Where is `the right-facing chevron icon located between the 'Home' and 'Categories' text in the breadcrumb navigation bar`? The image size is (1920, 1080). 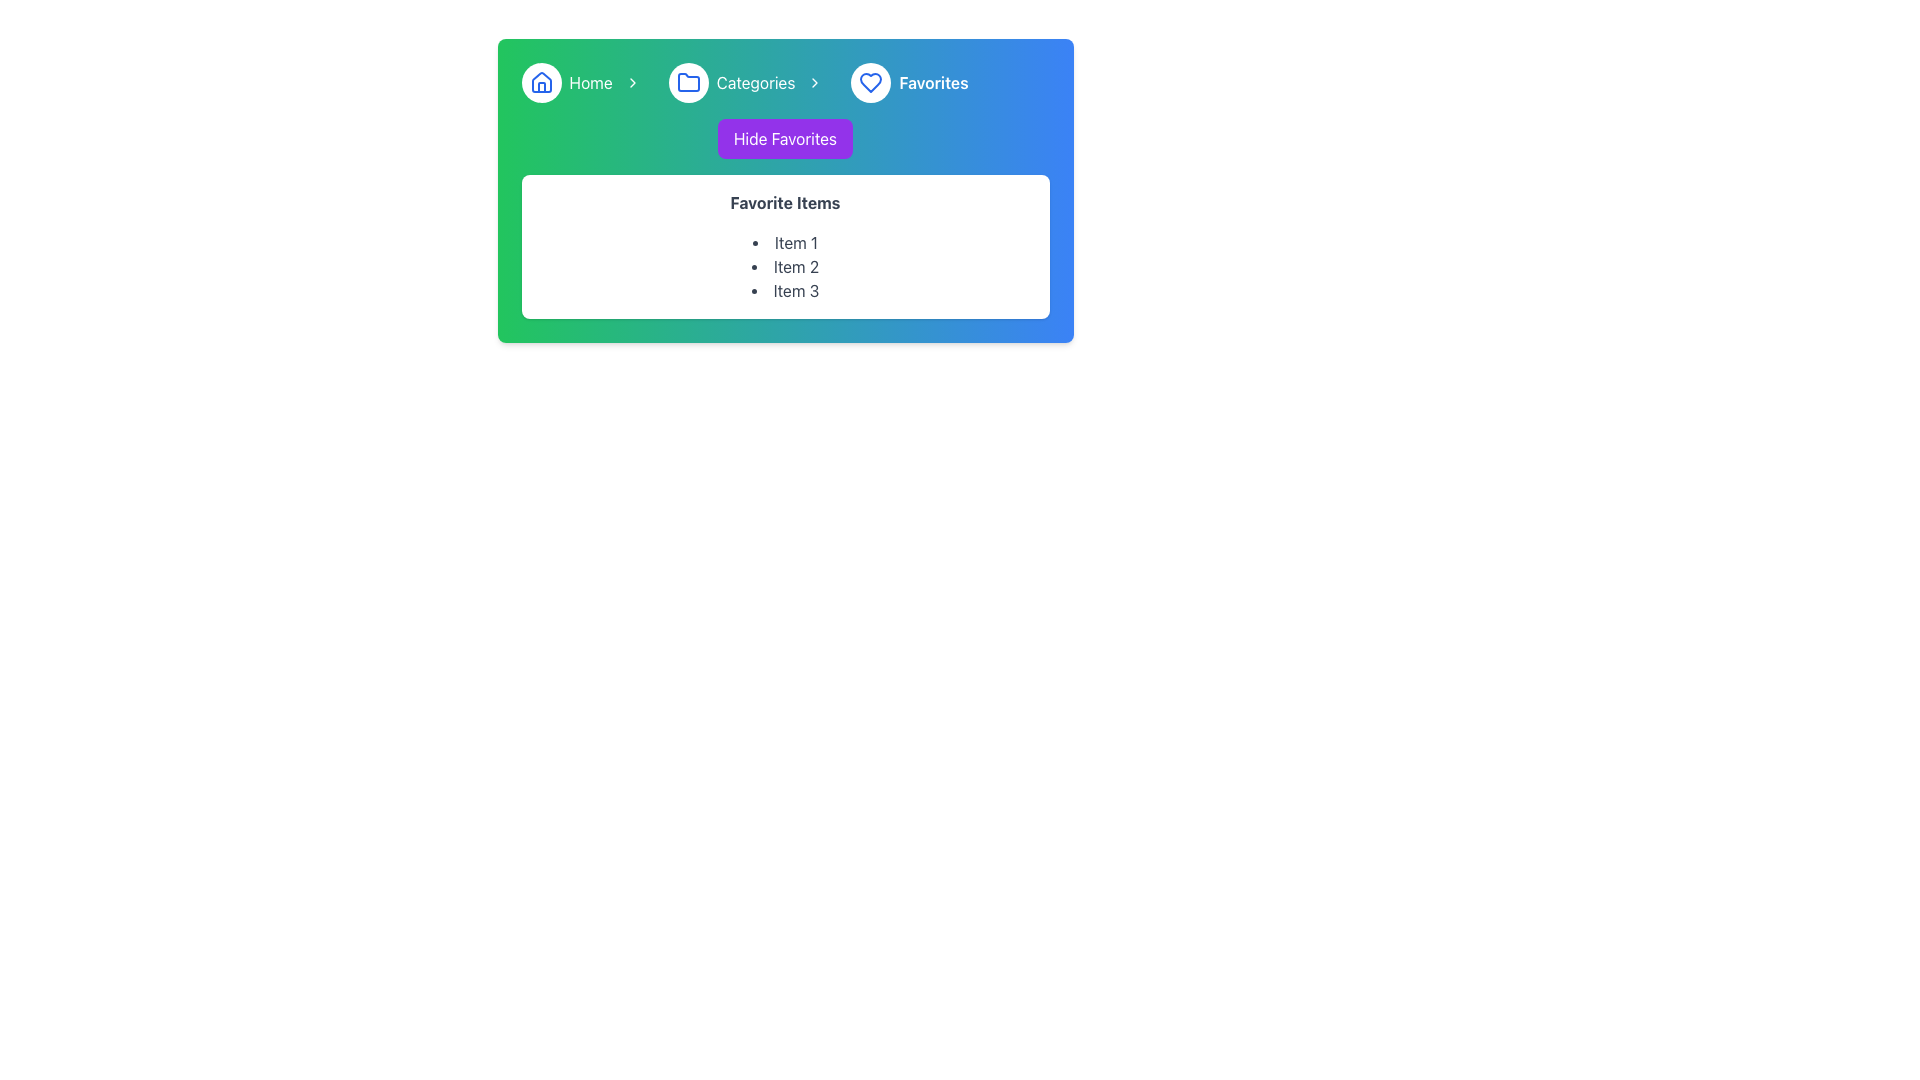 the right-facing chevron icon located between the 'Home' and 'Categories' text in the breadcrumb navigation bar is located at coordinates (631, 82).